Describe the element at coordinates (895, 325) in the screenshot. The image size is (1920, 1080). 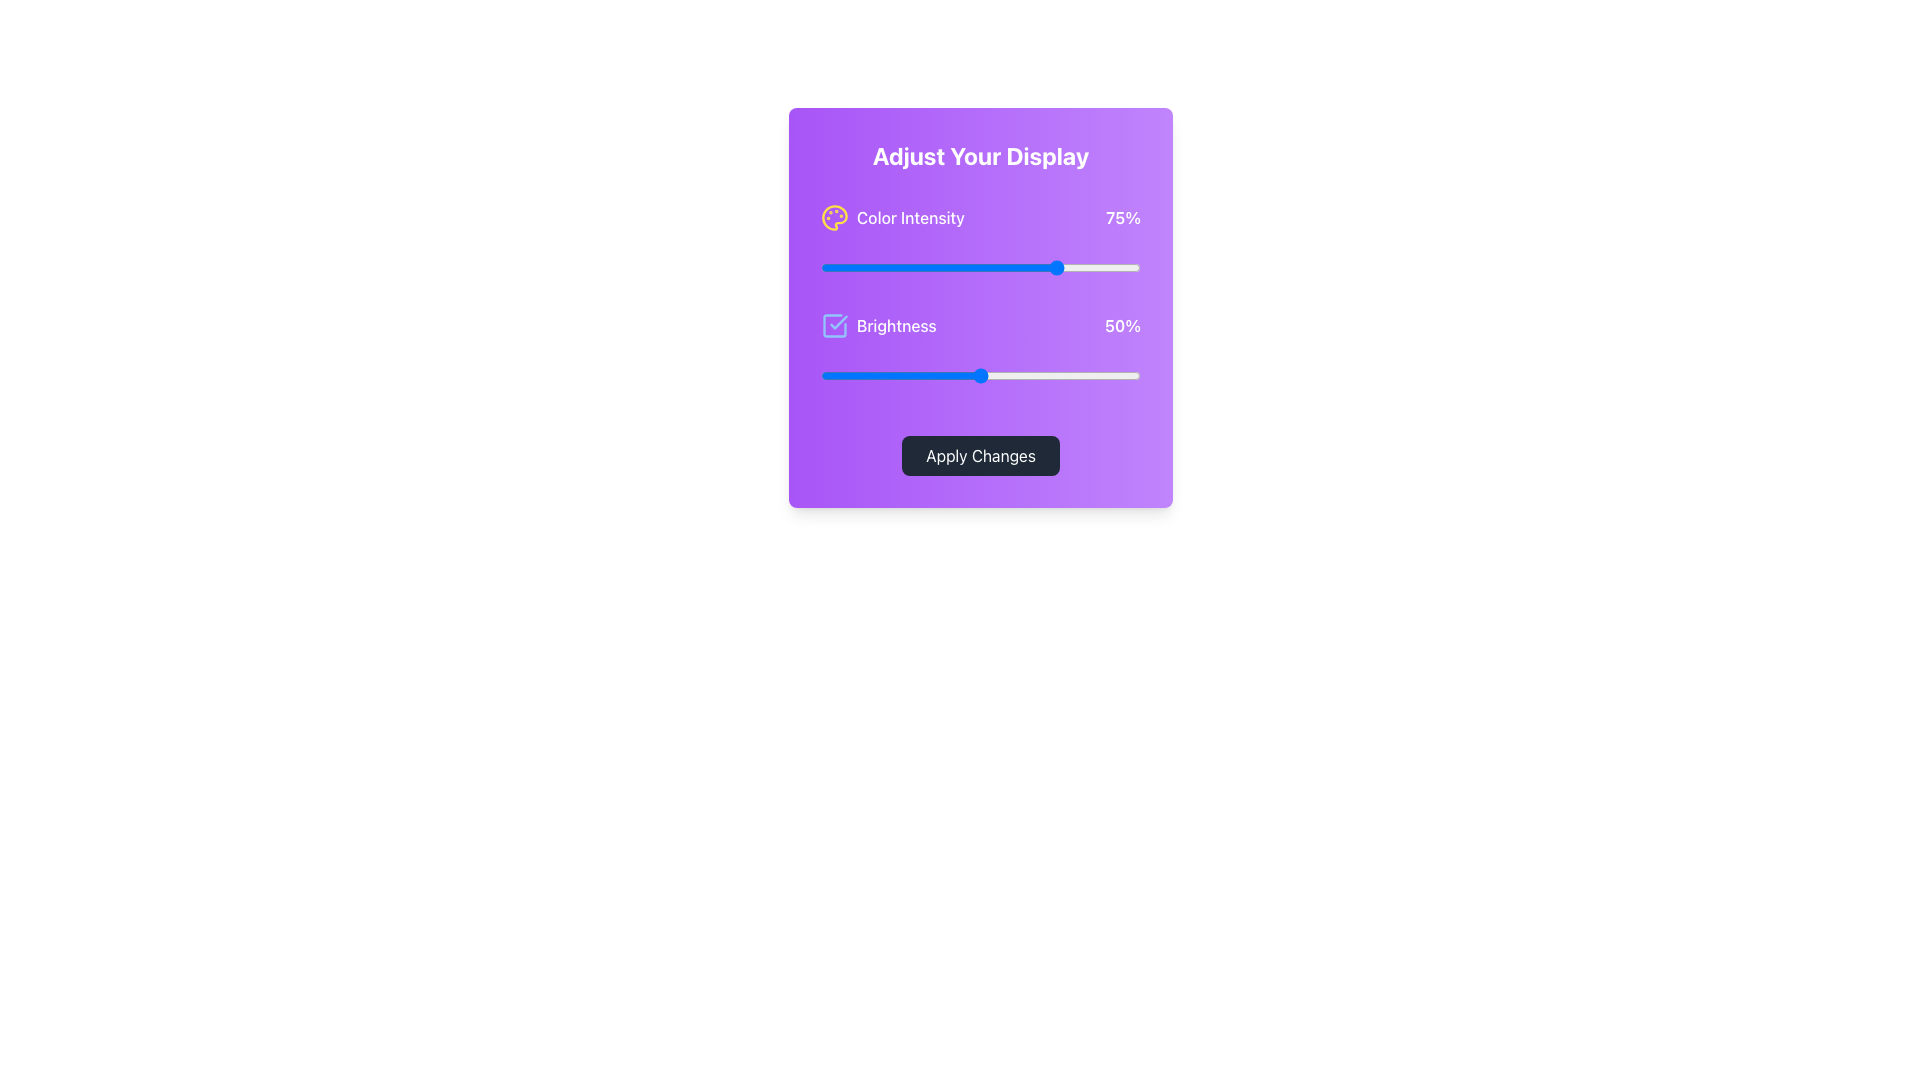
I see `text of the Label that describes the associated control for adjusting brightness settings, located to the right of a checkbox icon` at that location.